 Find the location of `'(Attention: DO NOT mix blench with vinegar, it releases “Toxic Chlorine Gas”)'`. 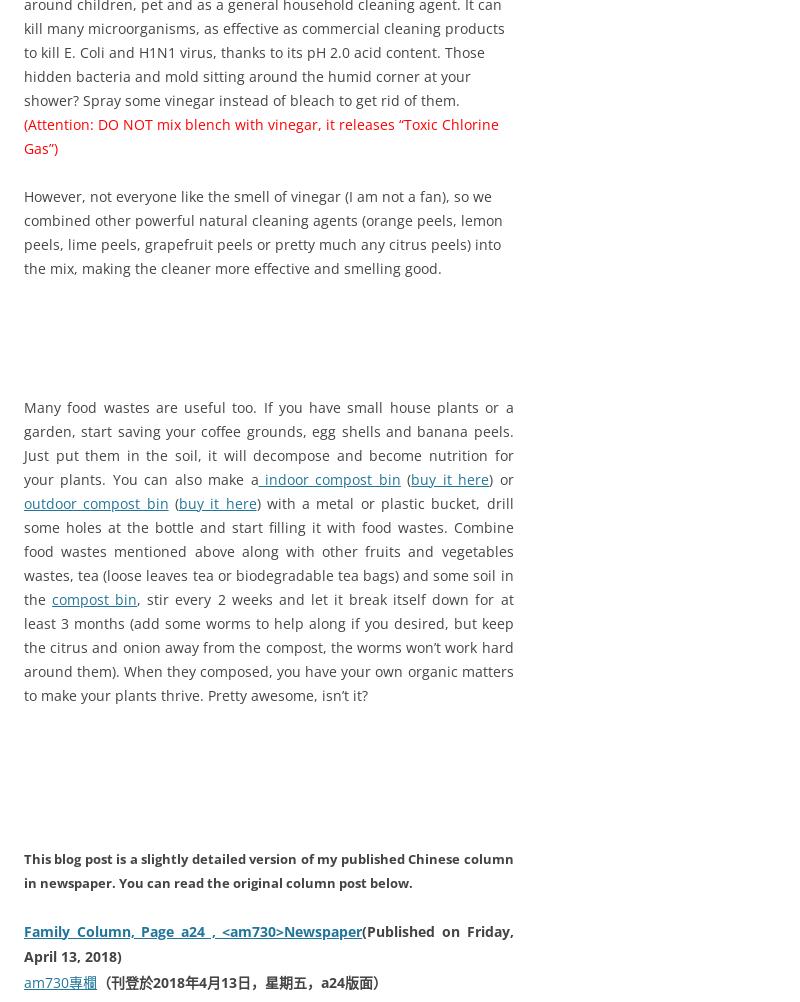

'(Attention: DO NOT mix blench with vinegar, it releases “Toxic Chlorine Gas”)' is located at coordinates (260, 134).